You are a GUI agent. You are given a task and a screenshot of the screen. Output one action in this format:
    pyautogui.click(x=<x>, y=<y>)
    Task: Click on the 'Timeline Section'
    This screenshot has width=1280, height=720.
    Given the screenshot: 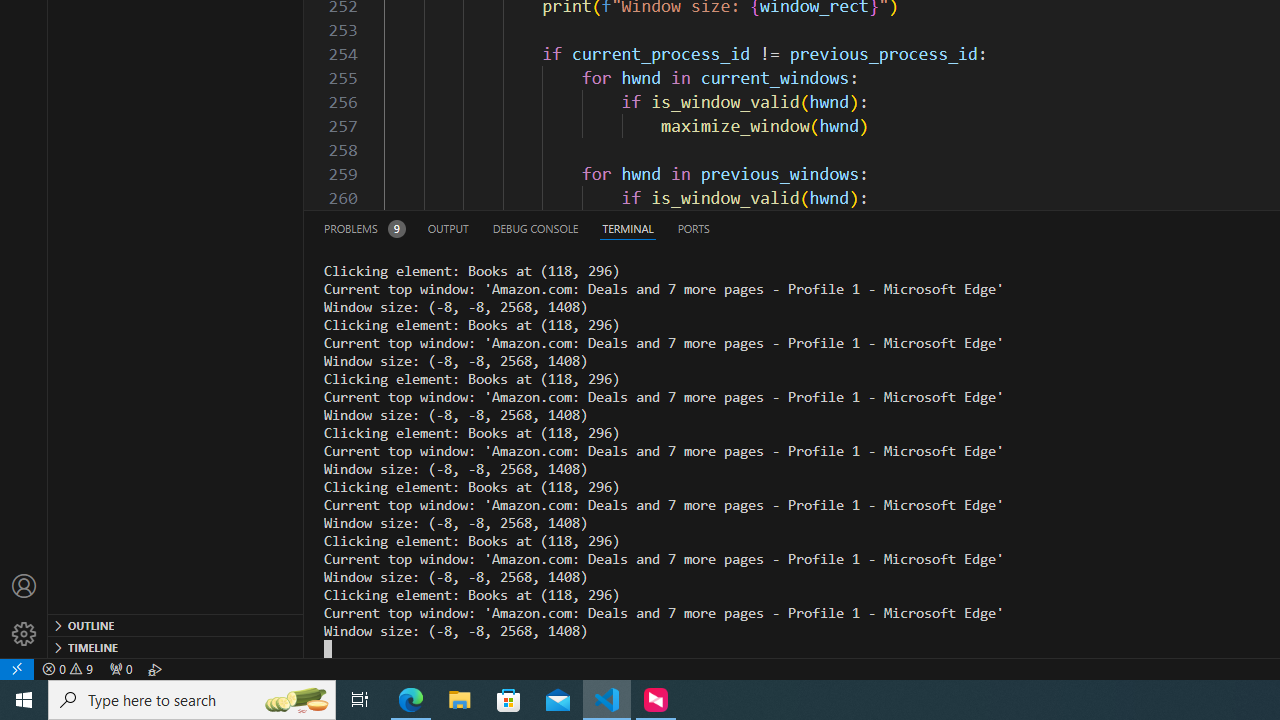 What is the action you would take?
    pyautogui.click(x=176, y=646)
    